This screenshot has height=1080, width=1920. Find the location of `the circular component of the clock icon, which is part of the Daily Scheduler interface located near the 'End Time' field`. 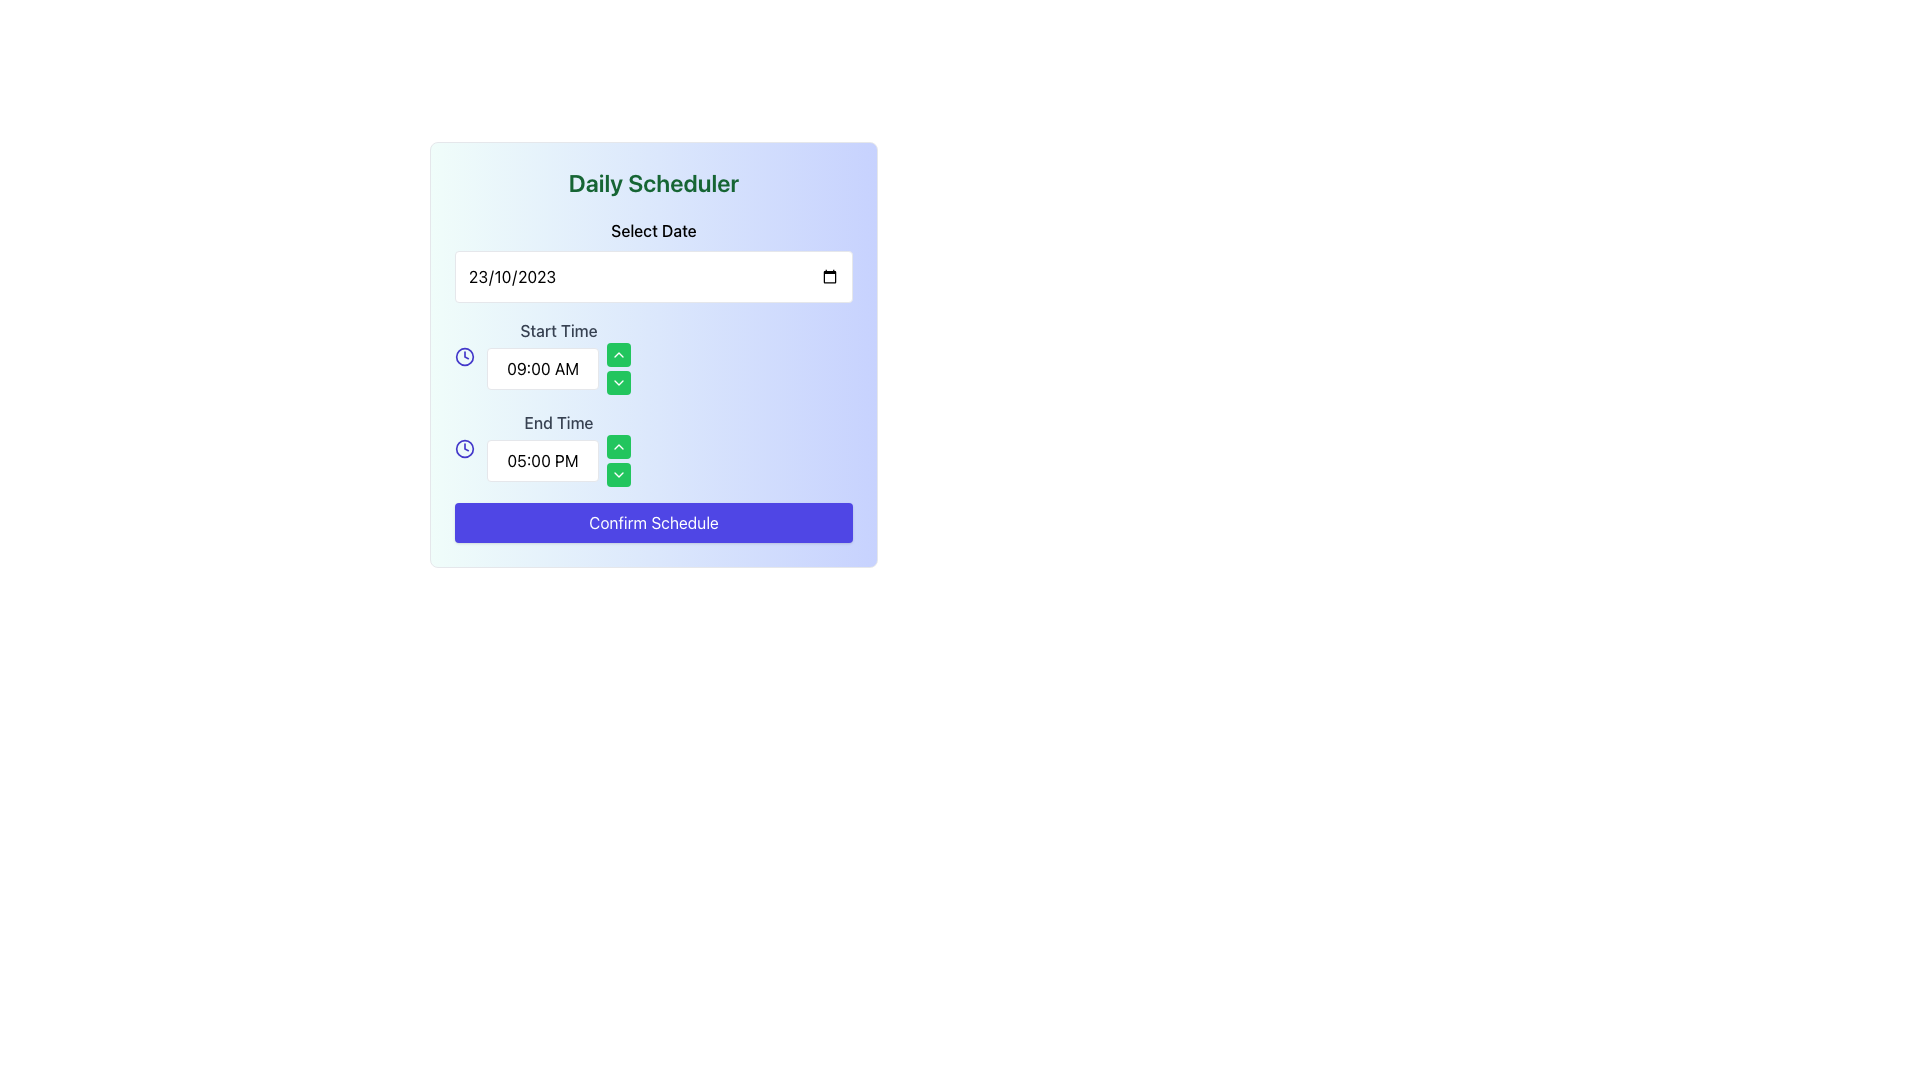

the circular component of the clock icon, which is part of the Daily Scheduler interface located near the 'End Time' field is located at coordinates (464, 356).